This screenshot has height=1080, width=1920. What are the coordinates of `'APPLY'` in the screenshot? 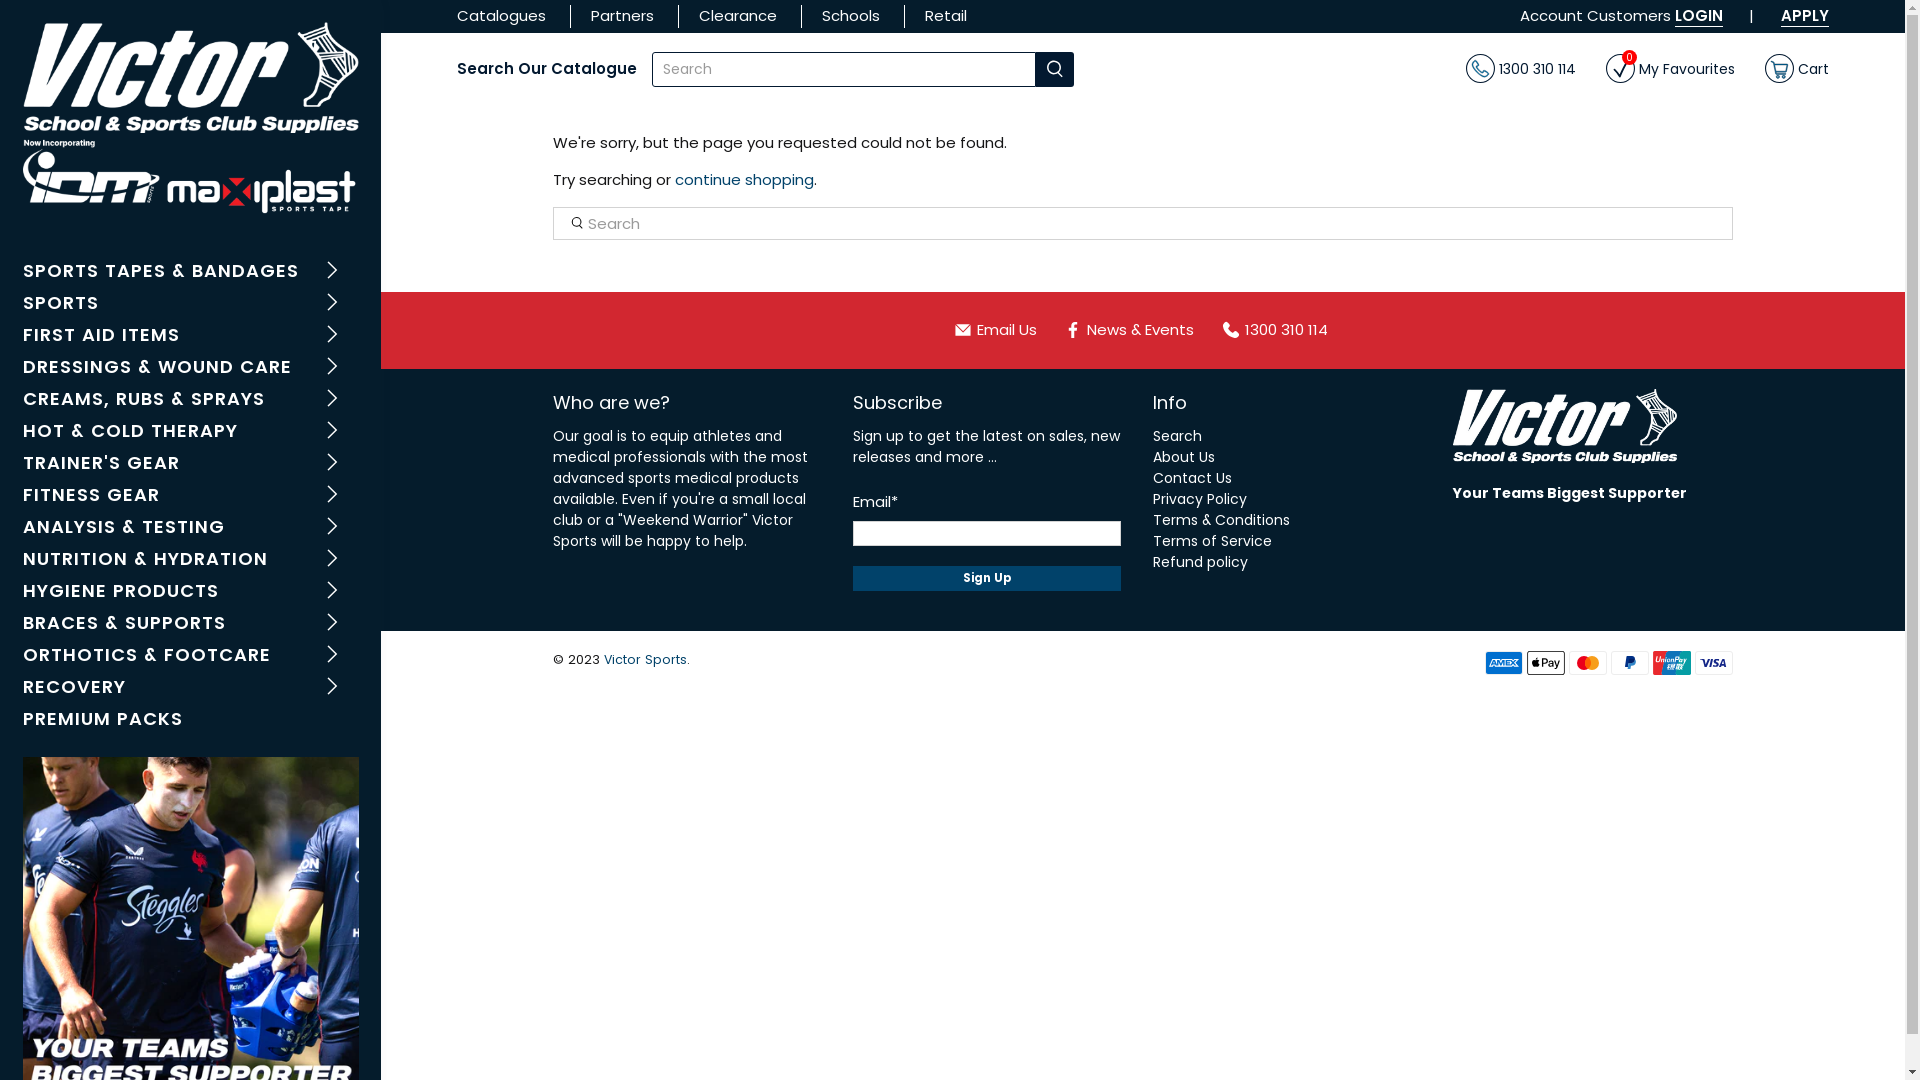 It's located at (1804, 15).